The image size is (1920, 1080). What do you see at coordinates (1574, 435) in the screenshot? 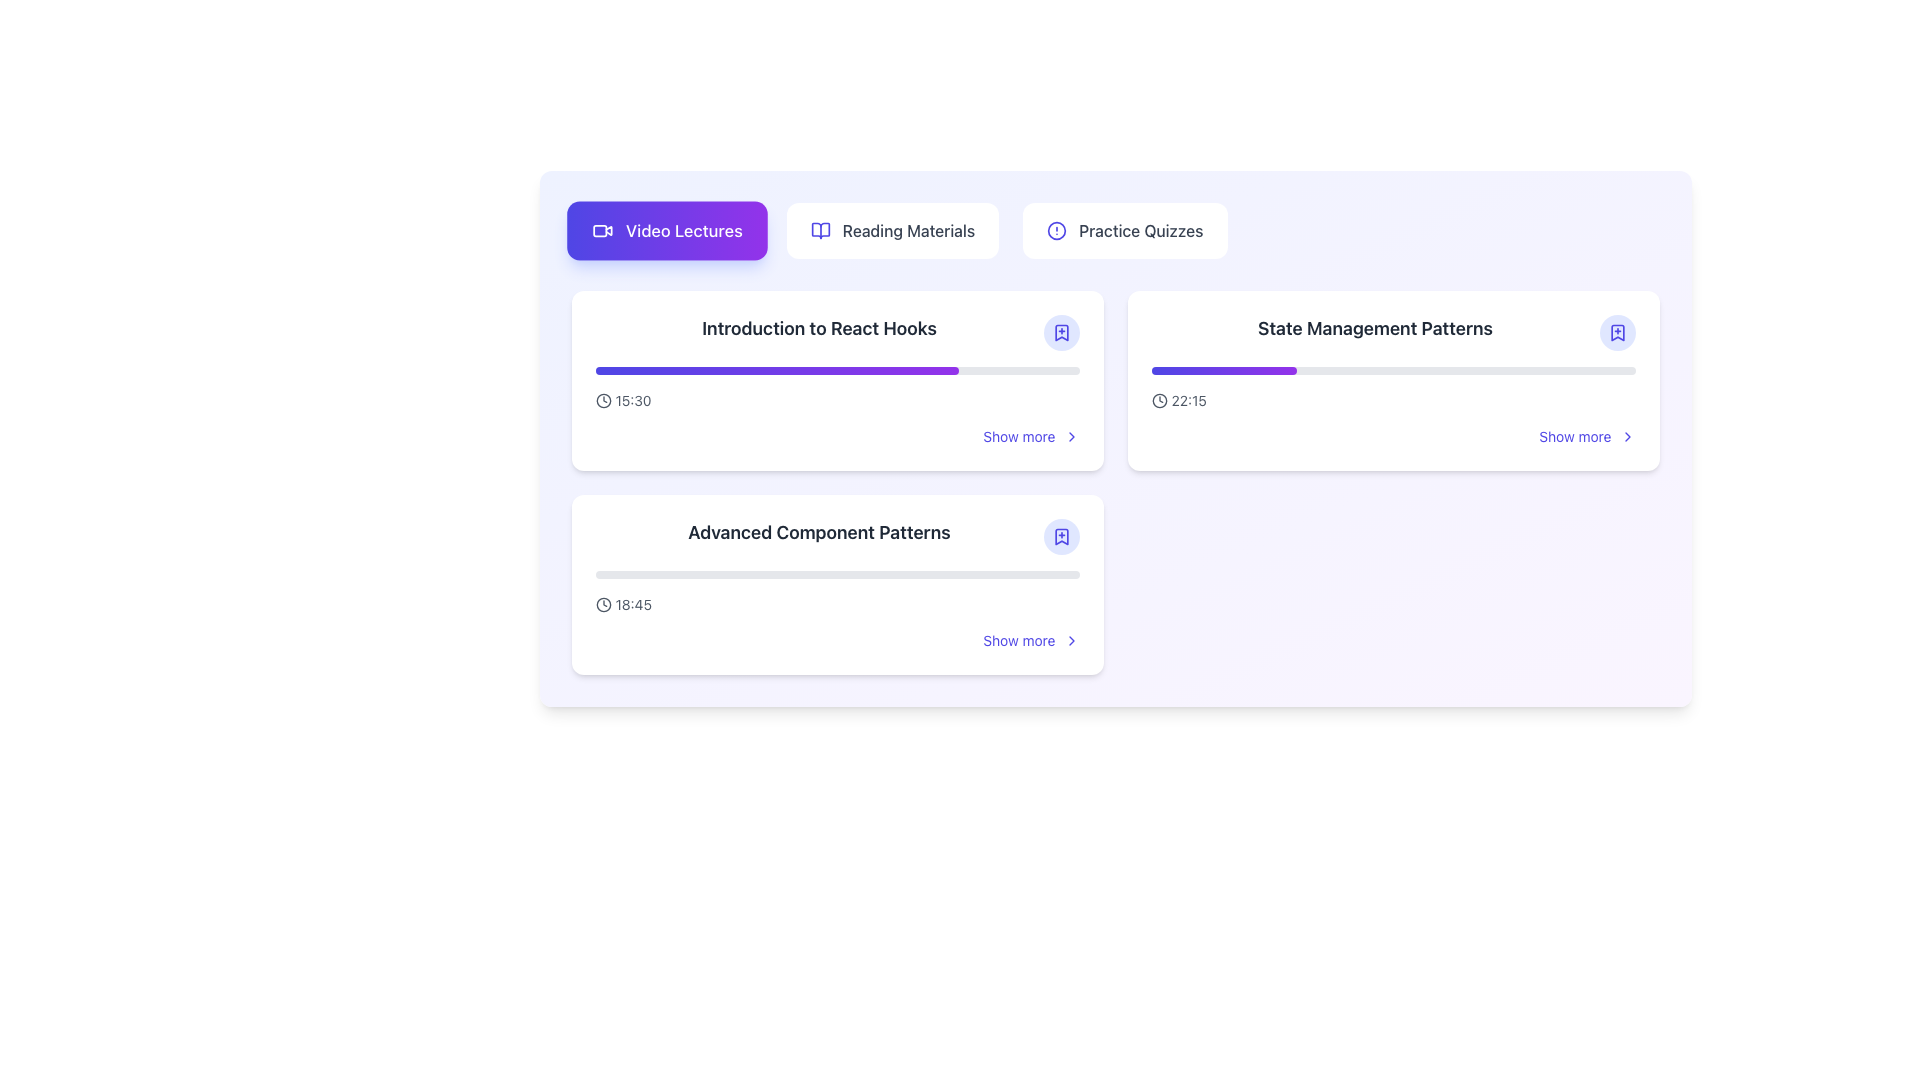
I see `the 'Show more' text link/button located at the bottom right of the 'State Management Patterns' card` at bounding box center [1574, 435].